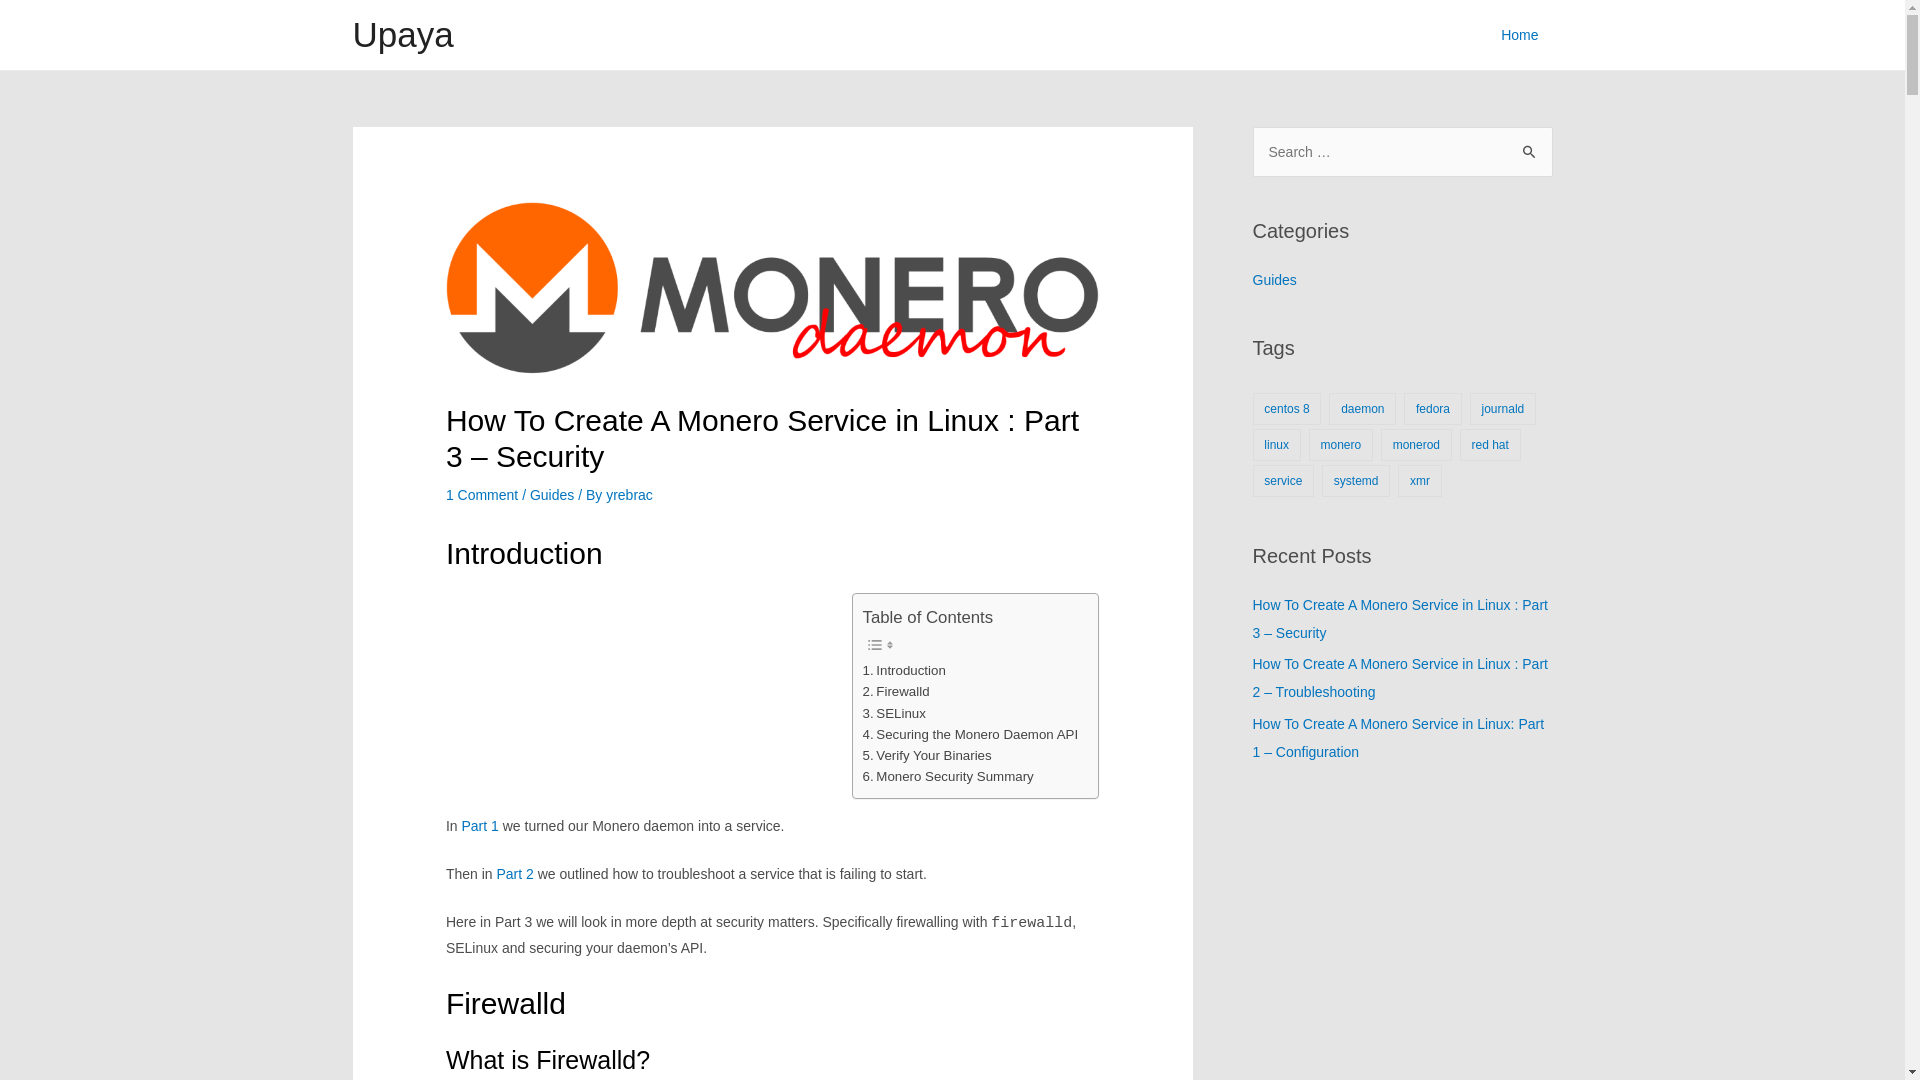 The width and height of the screenshot is (1920, 1080). What do you see at coordinates (514, 873) in the screenshot?
I see `'Part 2'` at bounding box center [514, 873].